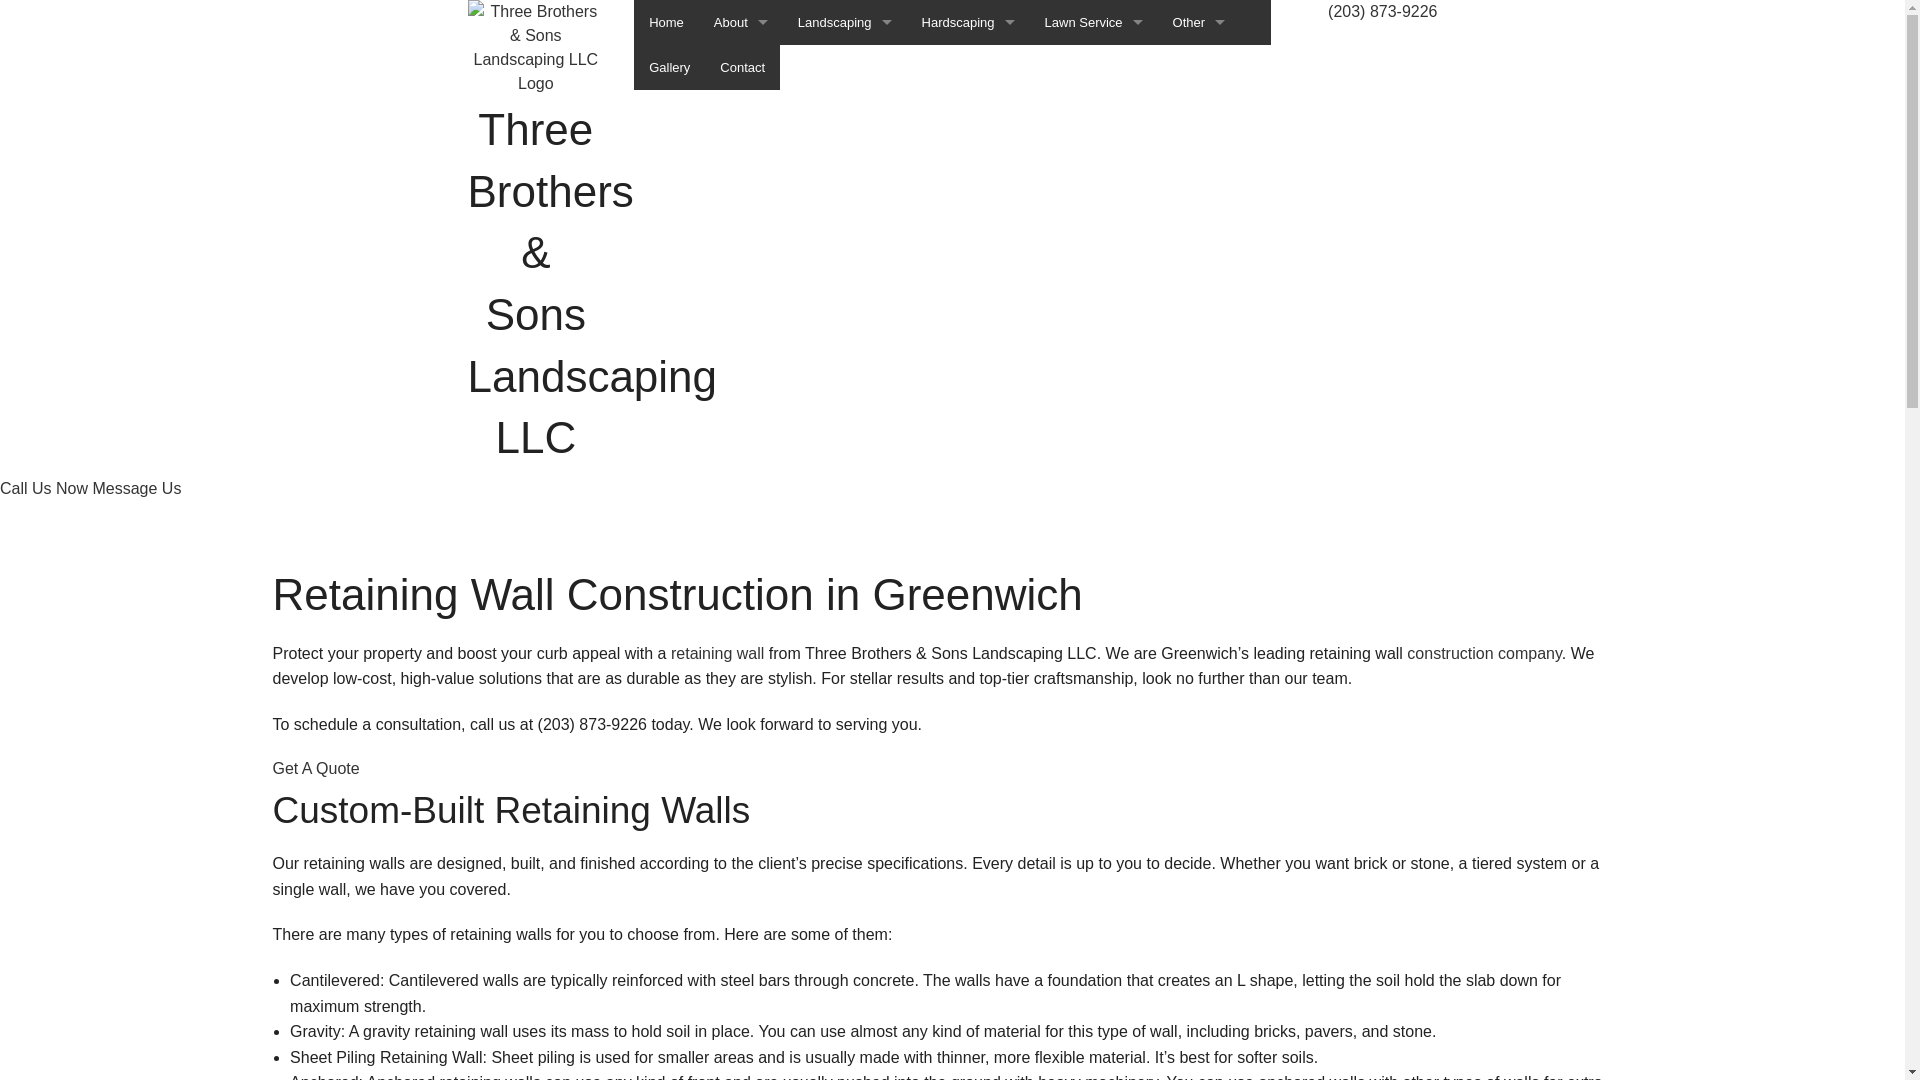  I want to click on '(203) 873-9226', so click(1381, 11).